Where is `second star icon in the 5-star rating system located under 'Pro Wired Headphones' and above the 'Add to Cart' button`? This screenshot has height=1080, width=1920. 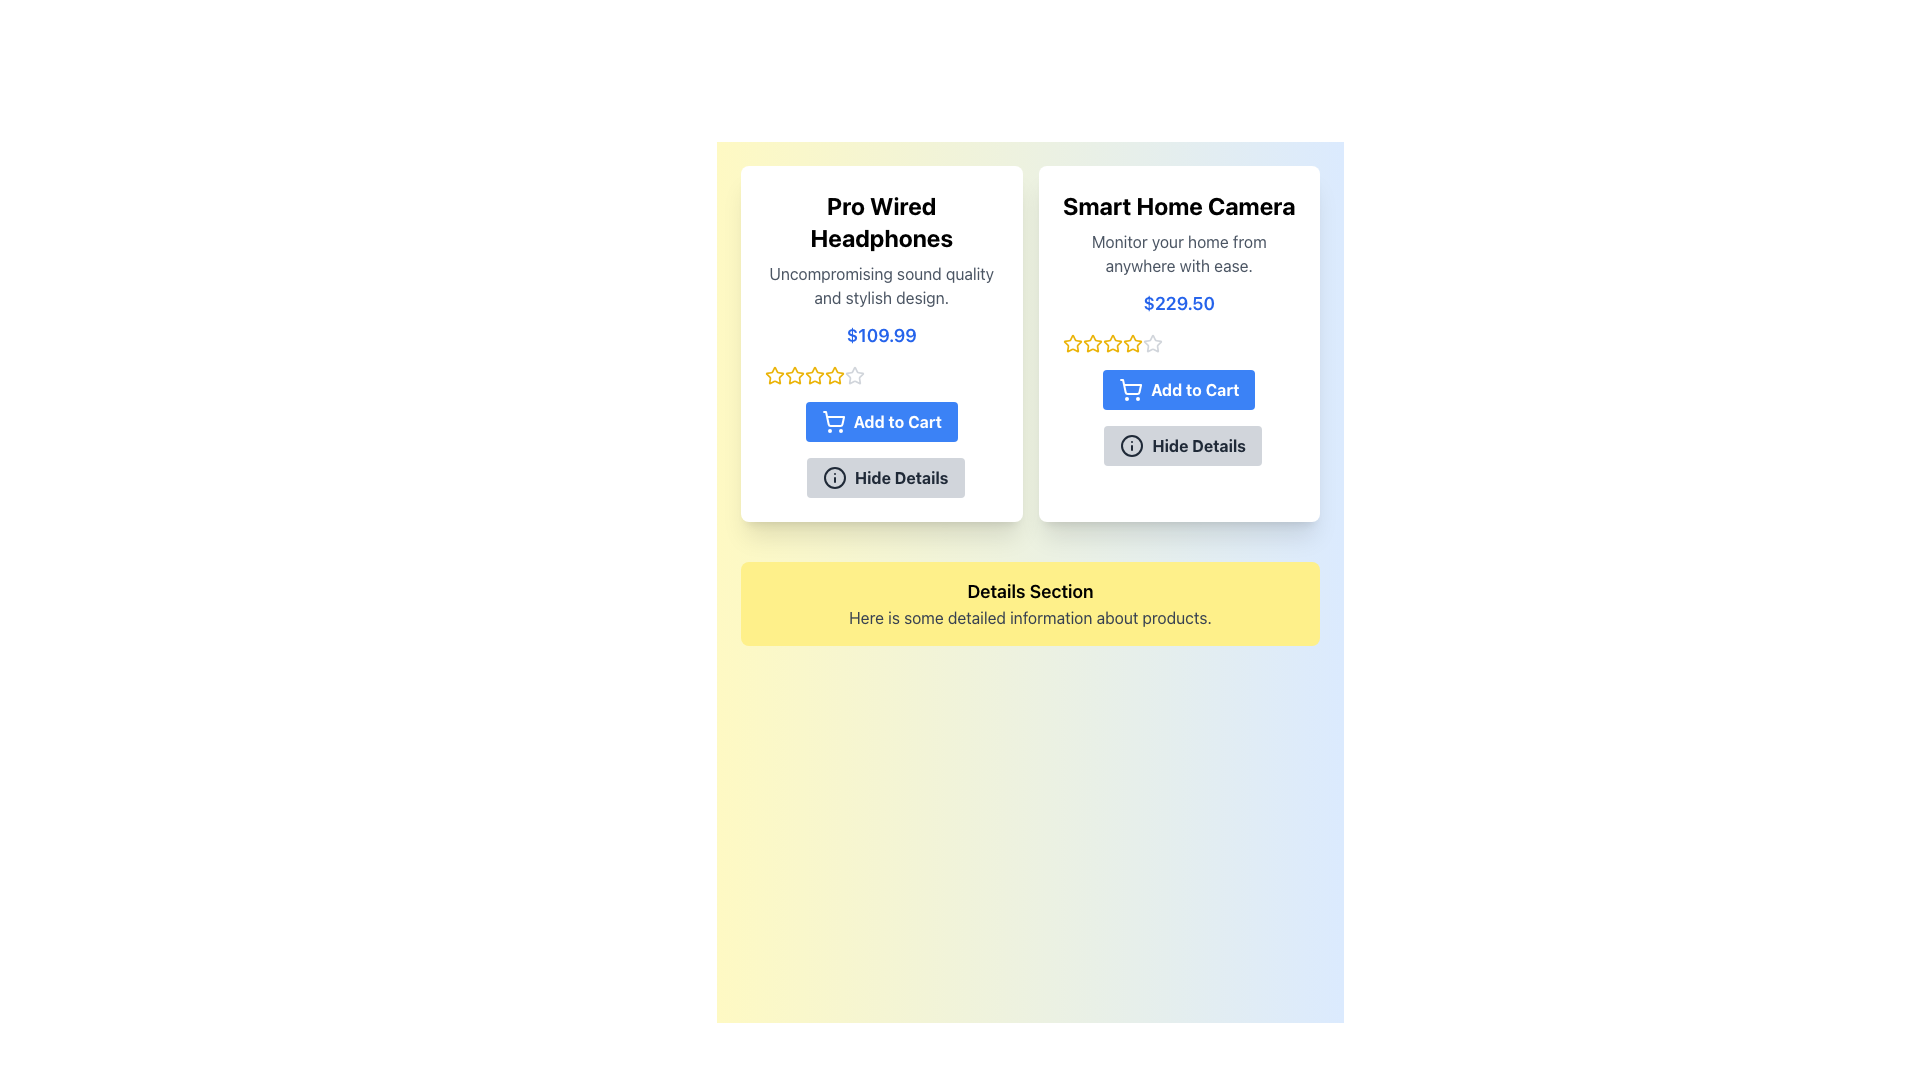
second star icon in the 5-star rating system located under 'Pro Wired Headphones' and above the 'Add to Cart' button is located at coordinates (794, 375).